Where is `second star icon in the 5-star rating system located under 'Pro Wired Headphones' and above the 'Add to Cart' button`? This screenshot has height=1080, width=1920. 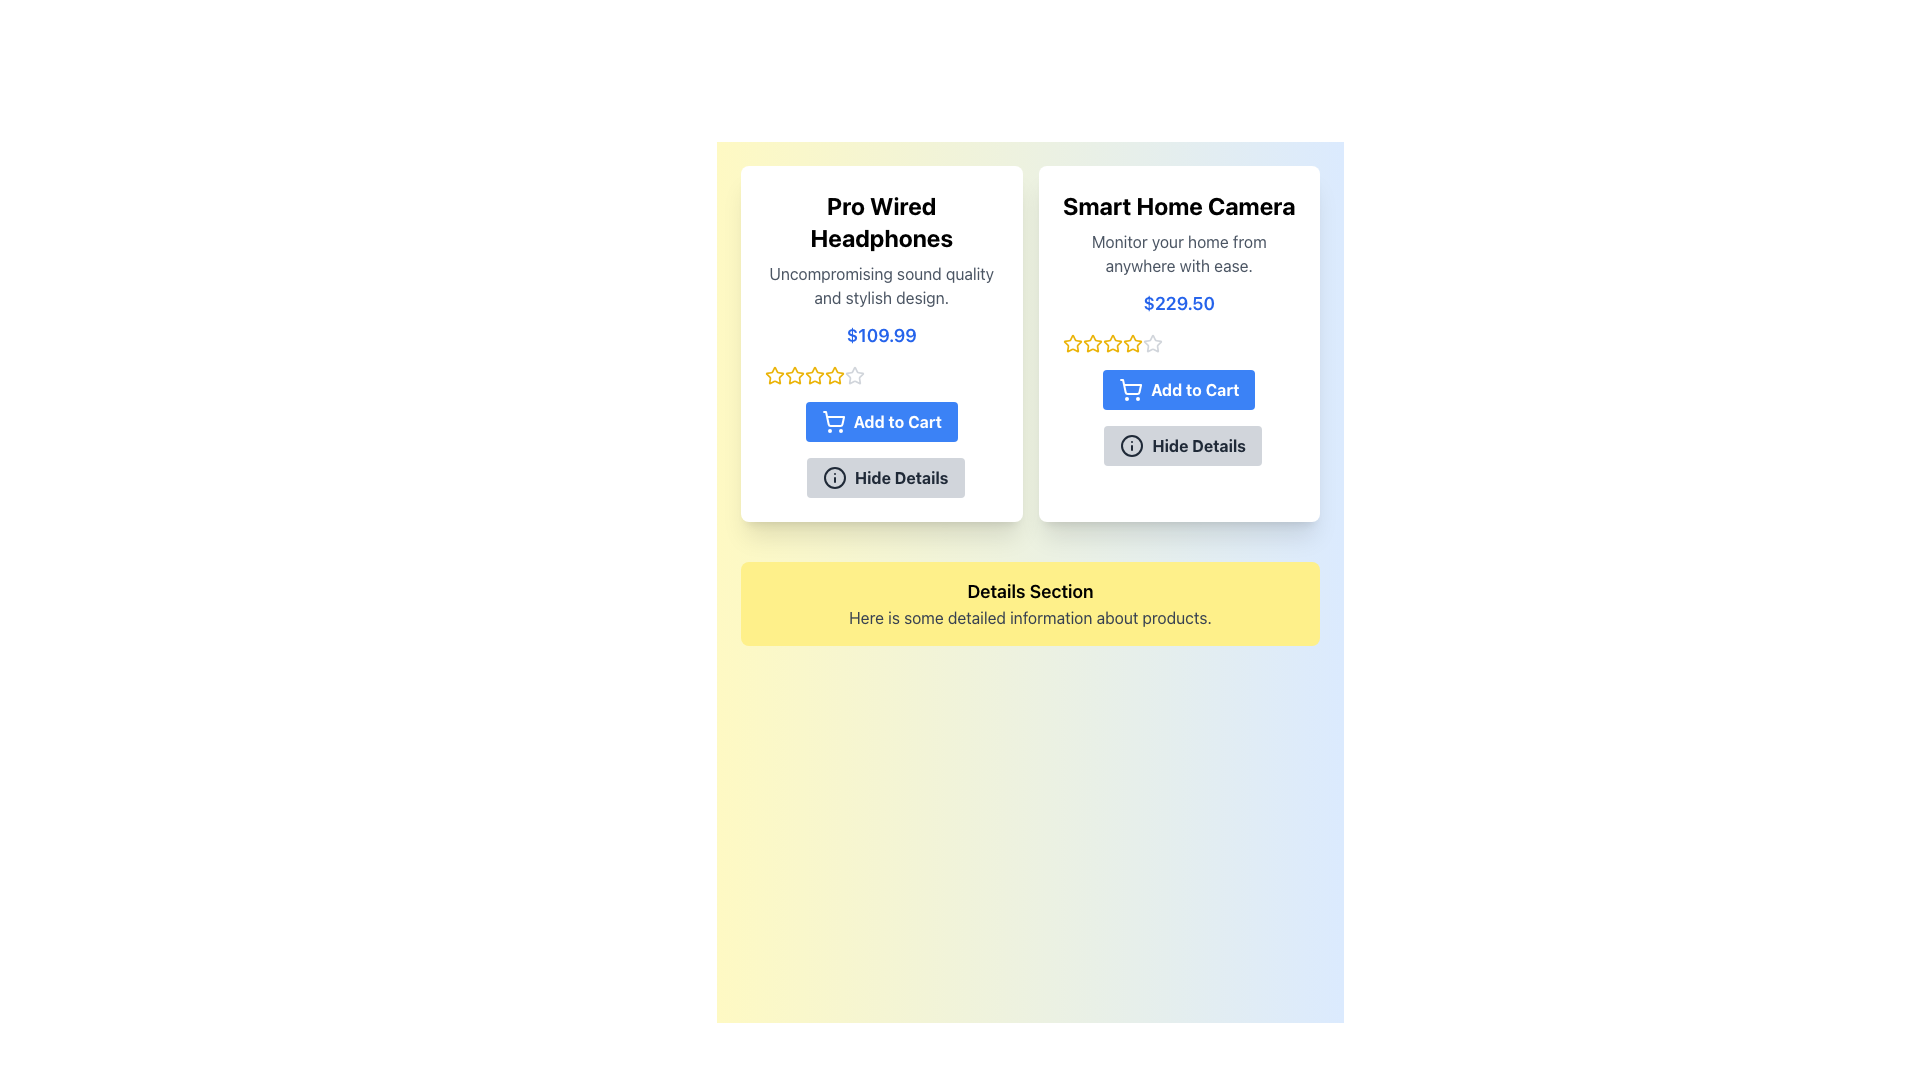
second star icon in the 5-star rating system located under 'Pro Wired Headphones' and above the 'Add to Cart' button is located at coordinates (794, 375).